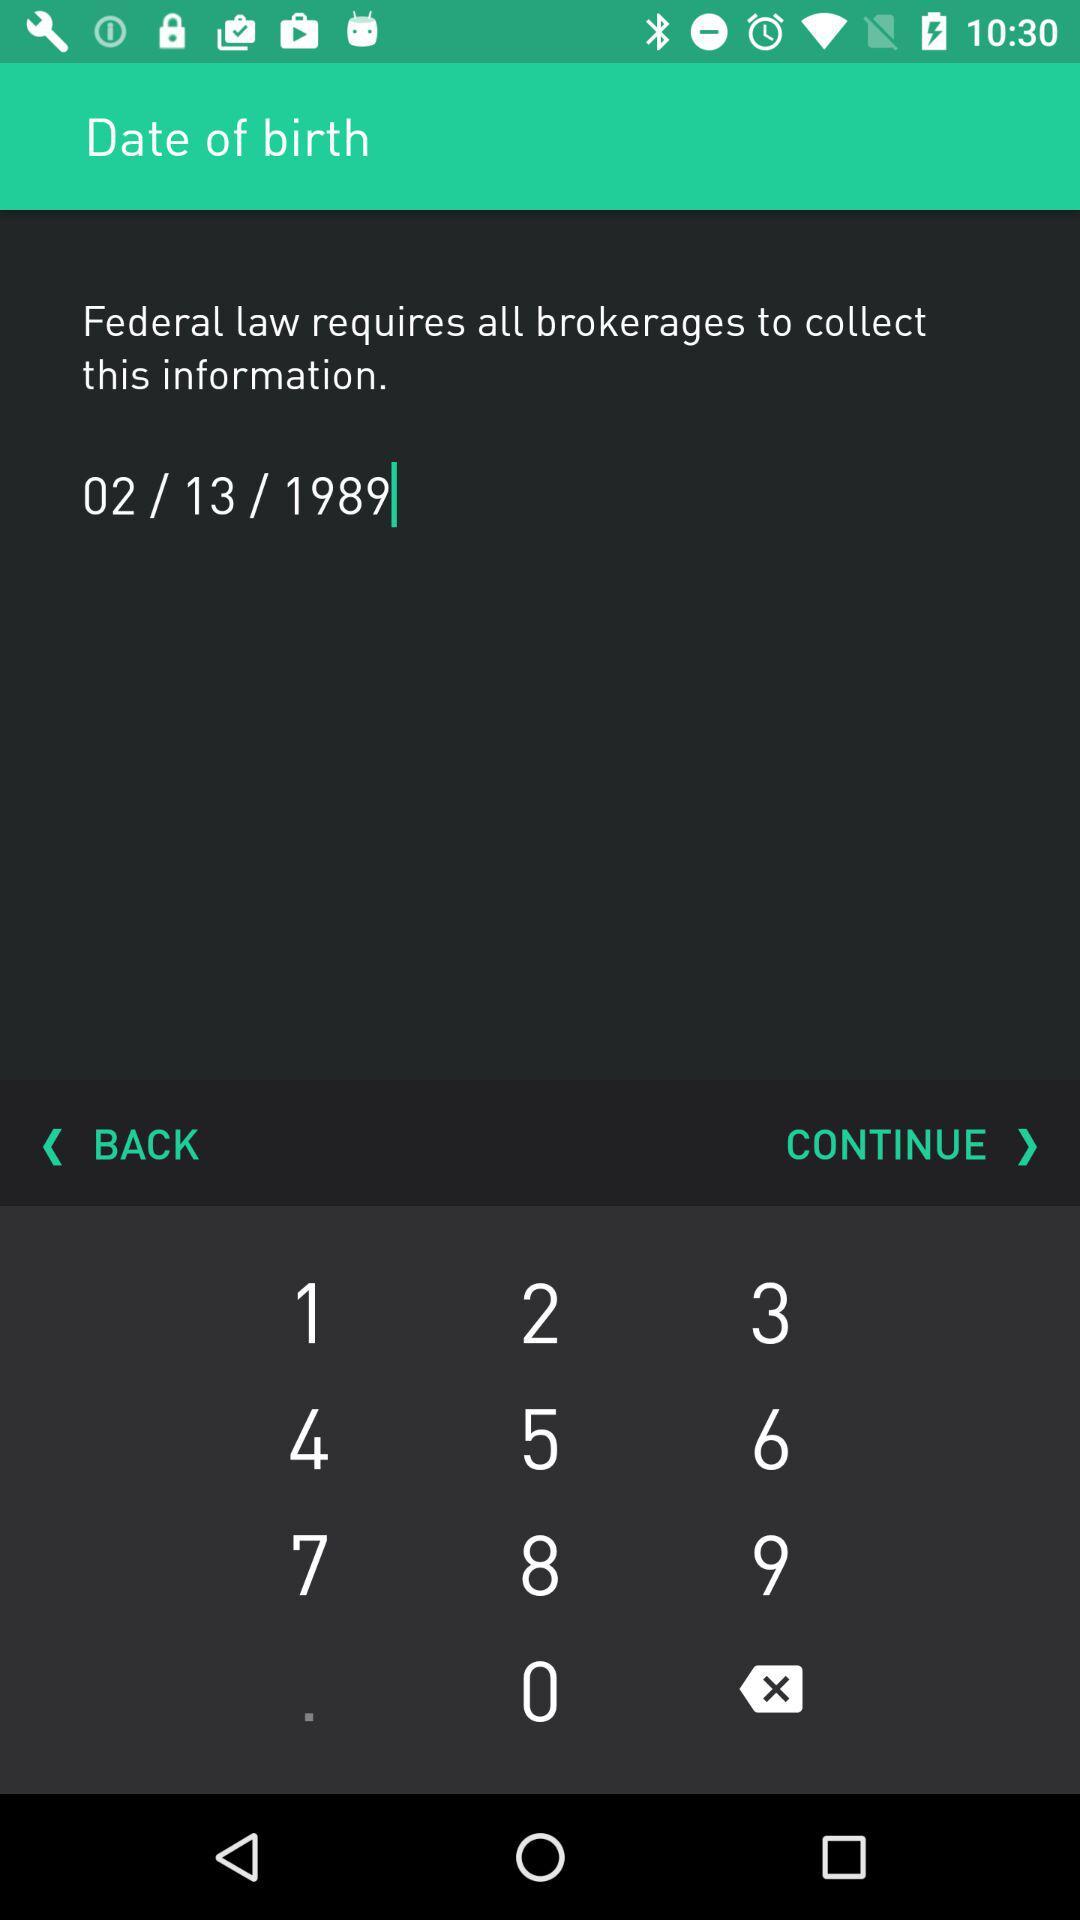 The height and width of the screenshot is (1920, 1080). What do you see at coordinates (308, 1562) in the screenshot?
I see `7 icon` at bounding box center [308, 1562].